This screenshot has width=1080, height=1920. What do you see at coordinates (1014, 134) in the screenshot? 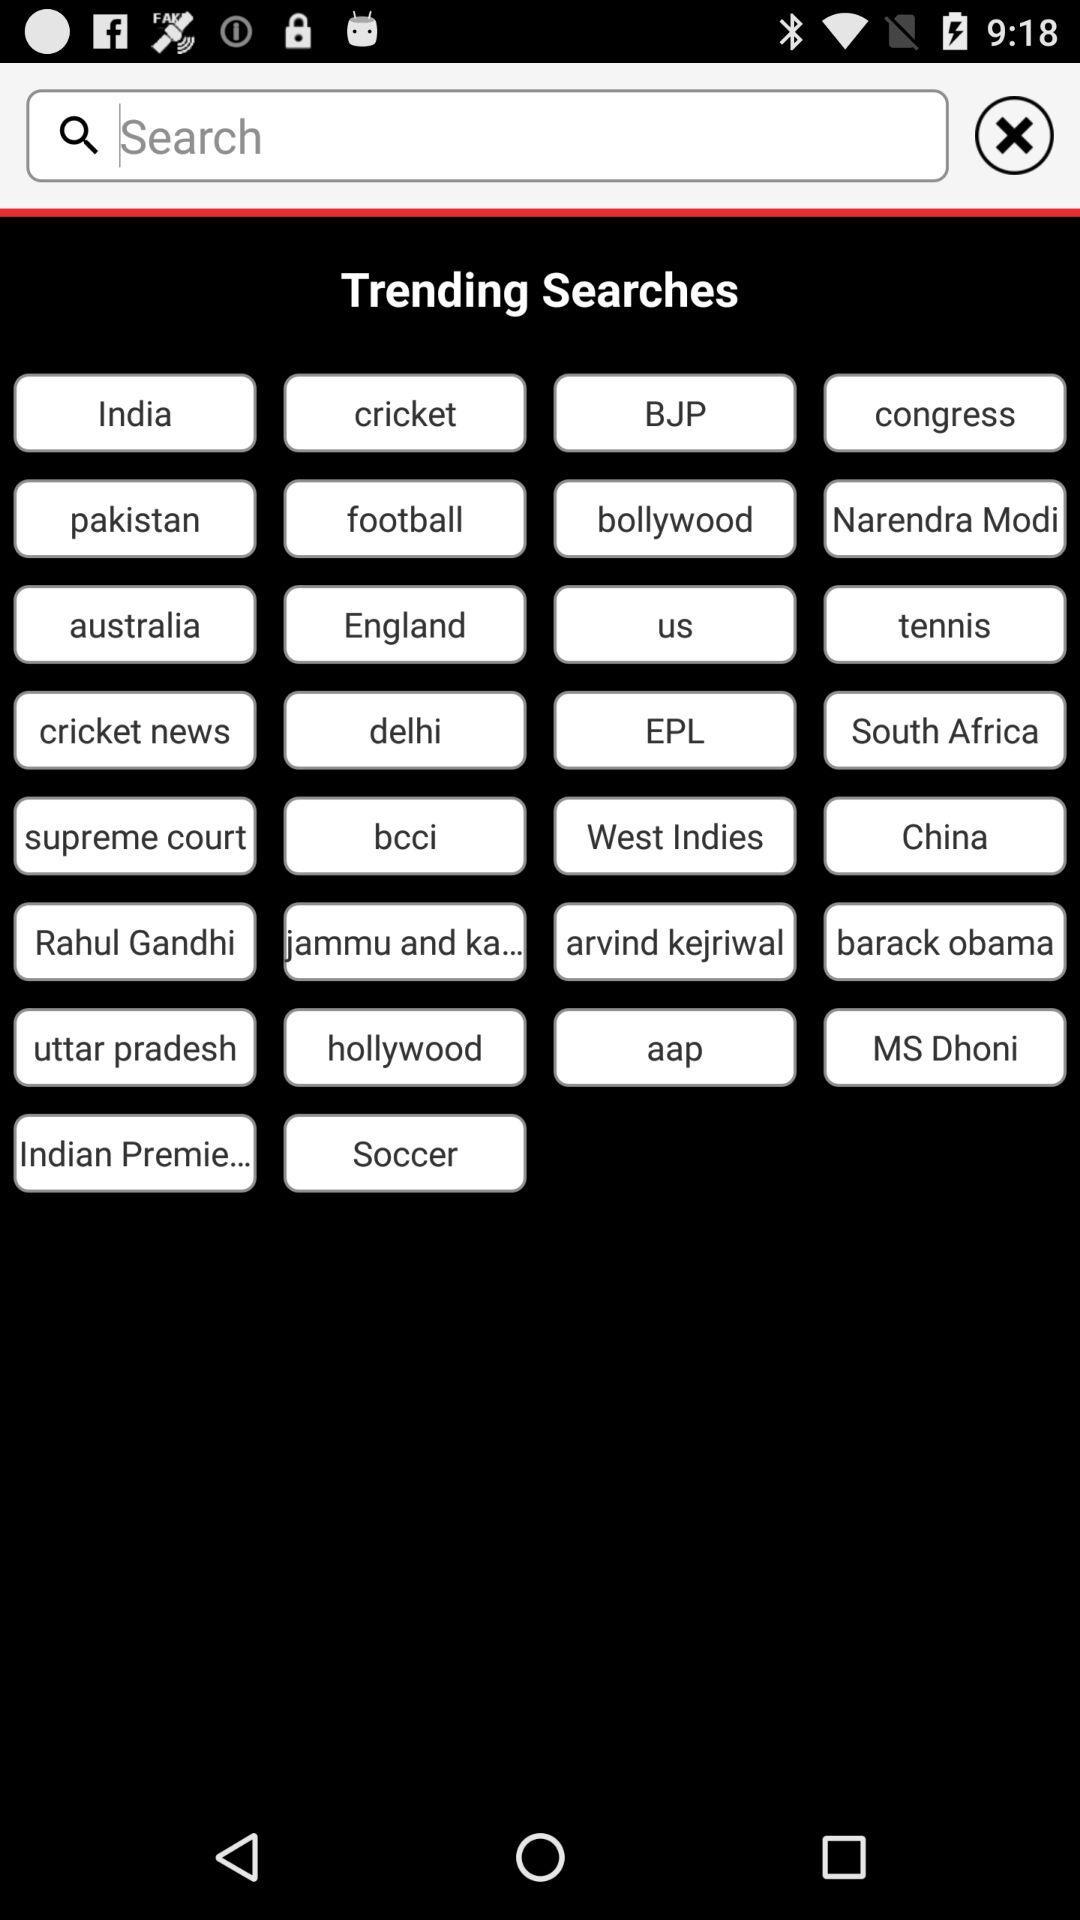
I see `cancelar ao anterior` at bounding box center [1014, 134].